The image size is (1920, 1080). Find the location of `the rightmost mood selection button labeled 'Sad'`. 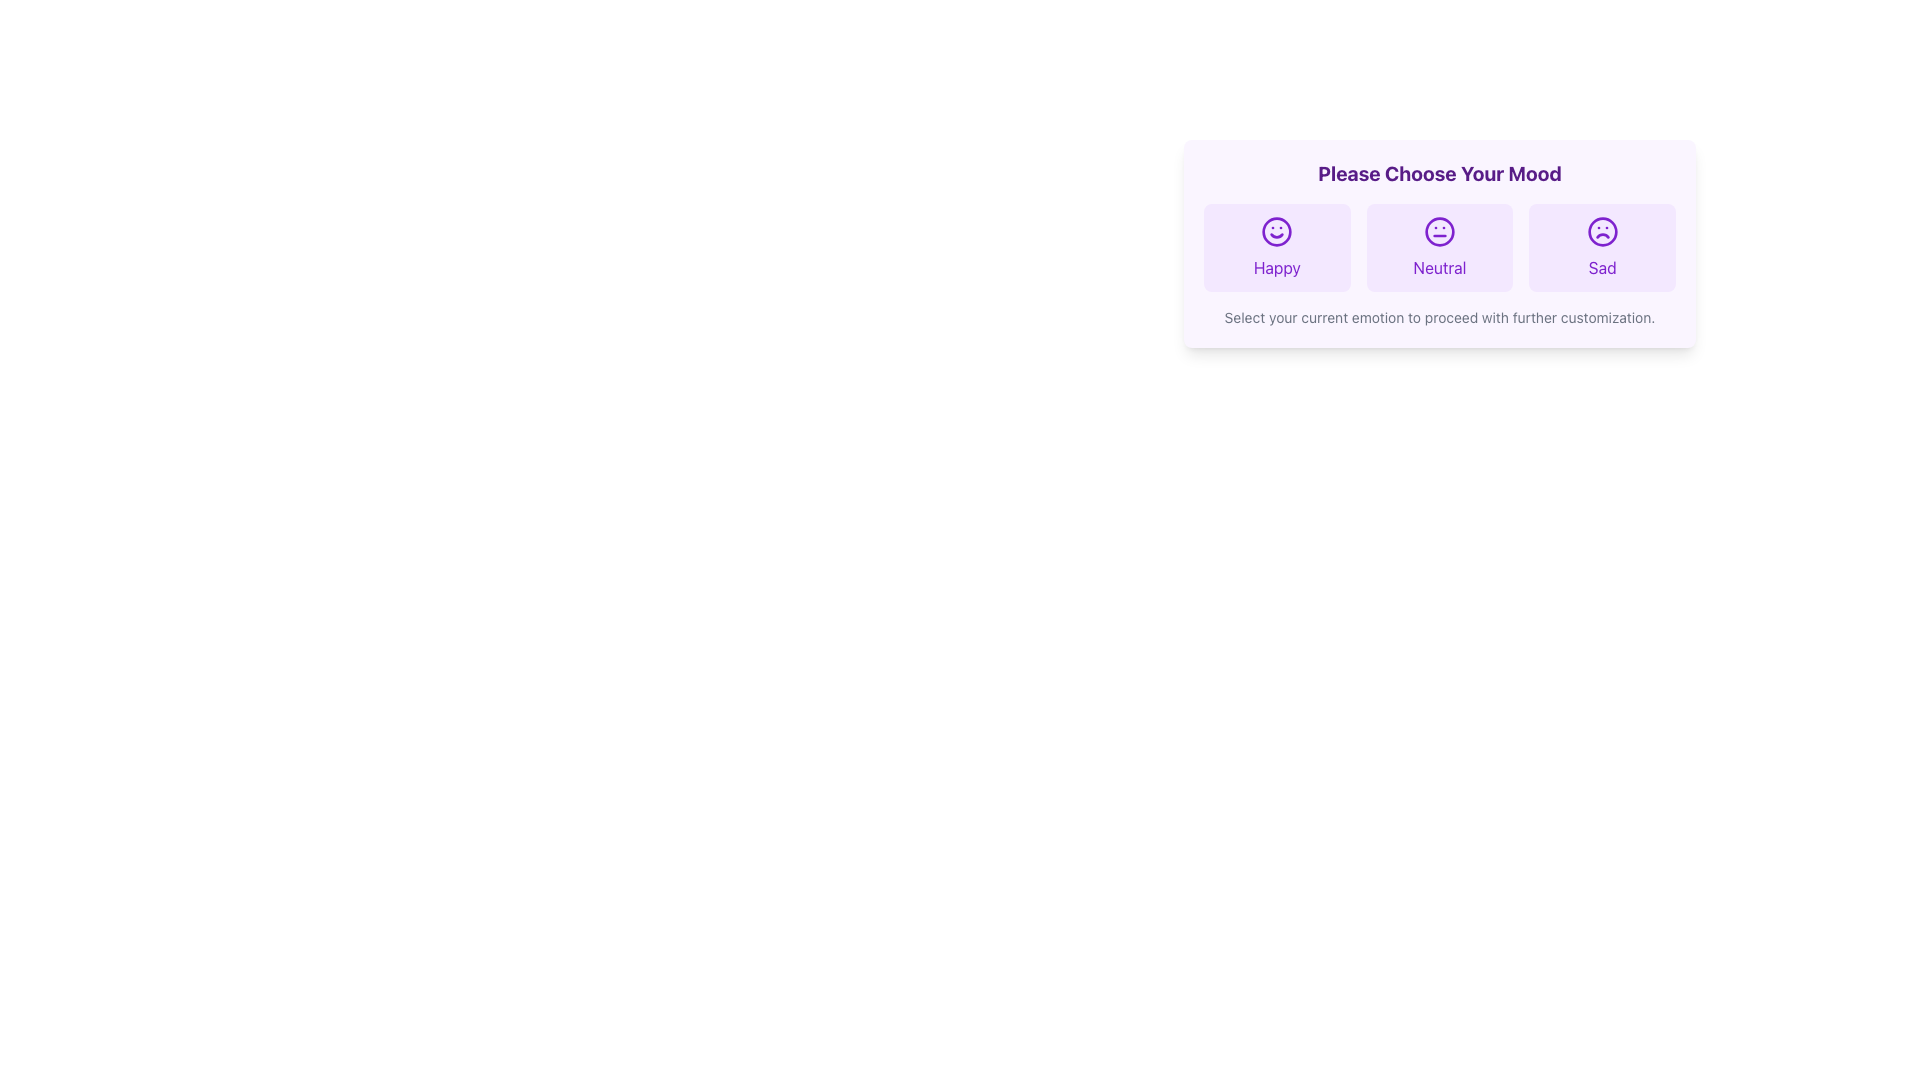

the rightmost mood selection button labeled 'Sad' is located at coordinates (1602, 246).